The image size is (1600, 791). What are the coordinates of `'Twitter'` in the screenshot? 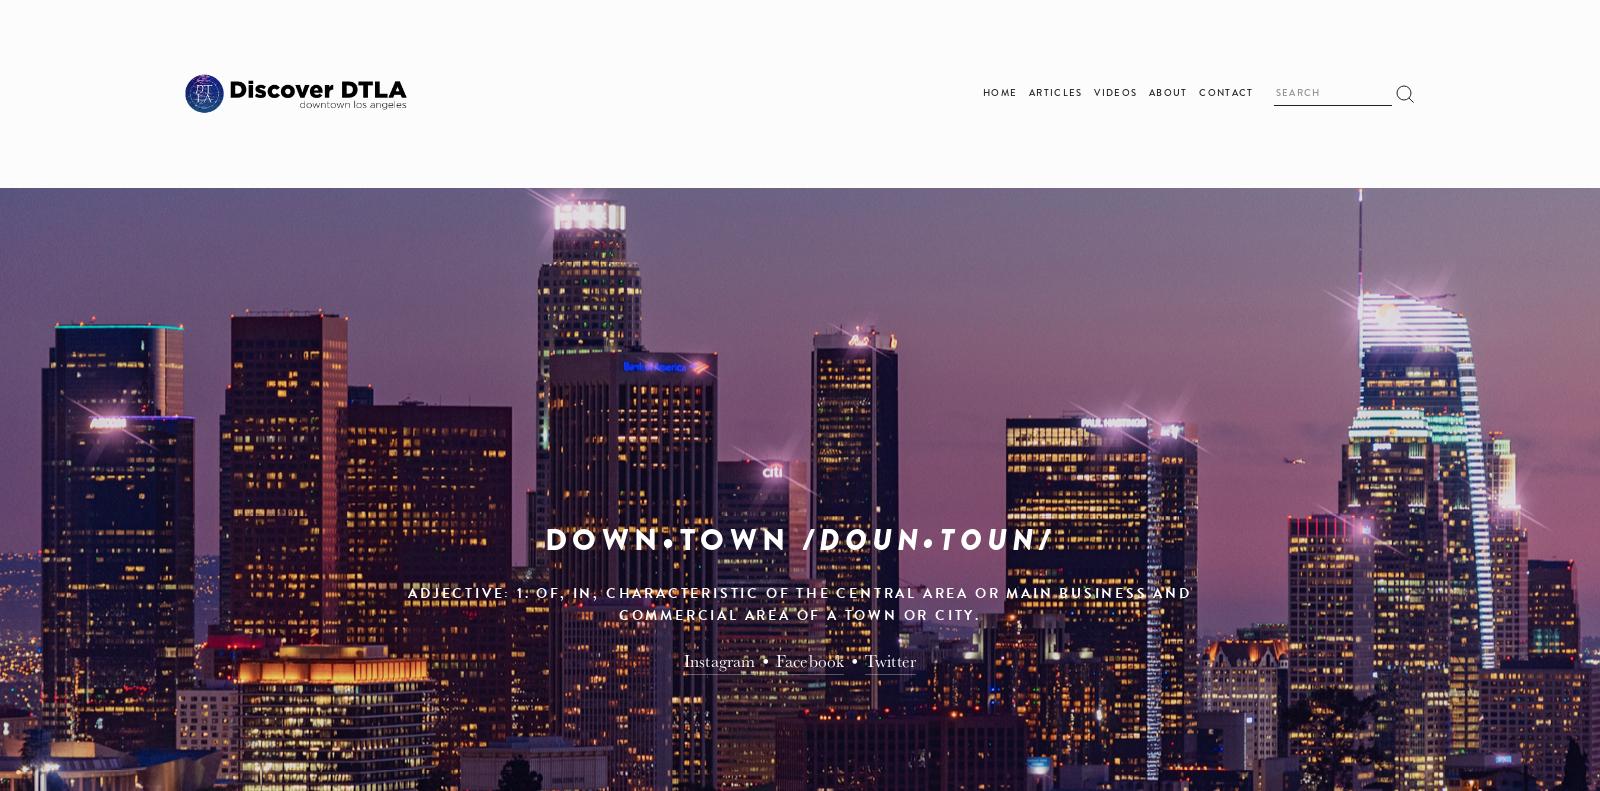 It's located at (889, 659).